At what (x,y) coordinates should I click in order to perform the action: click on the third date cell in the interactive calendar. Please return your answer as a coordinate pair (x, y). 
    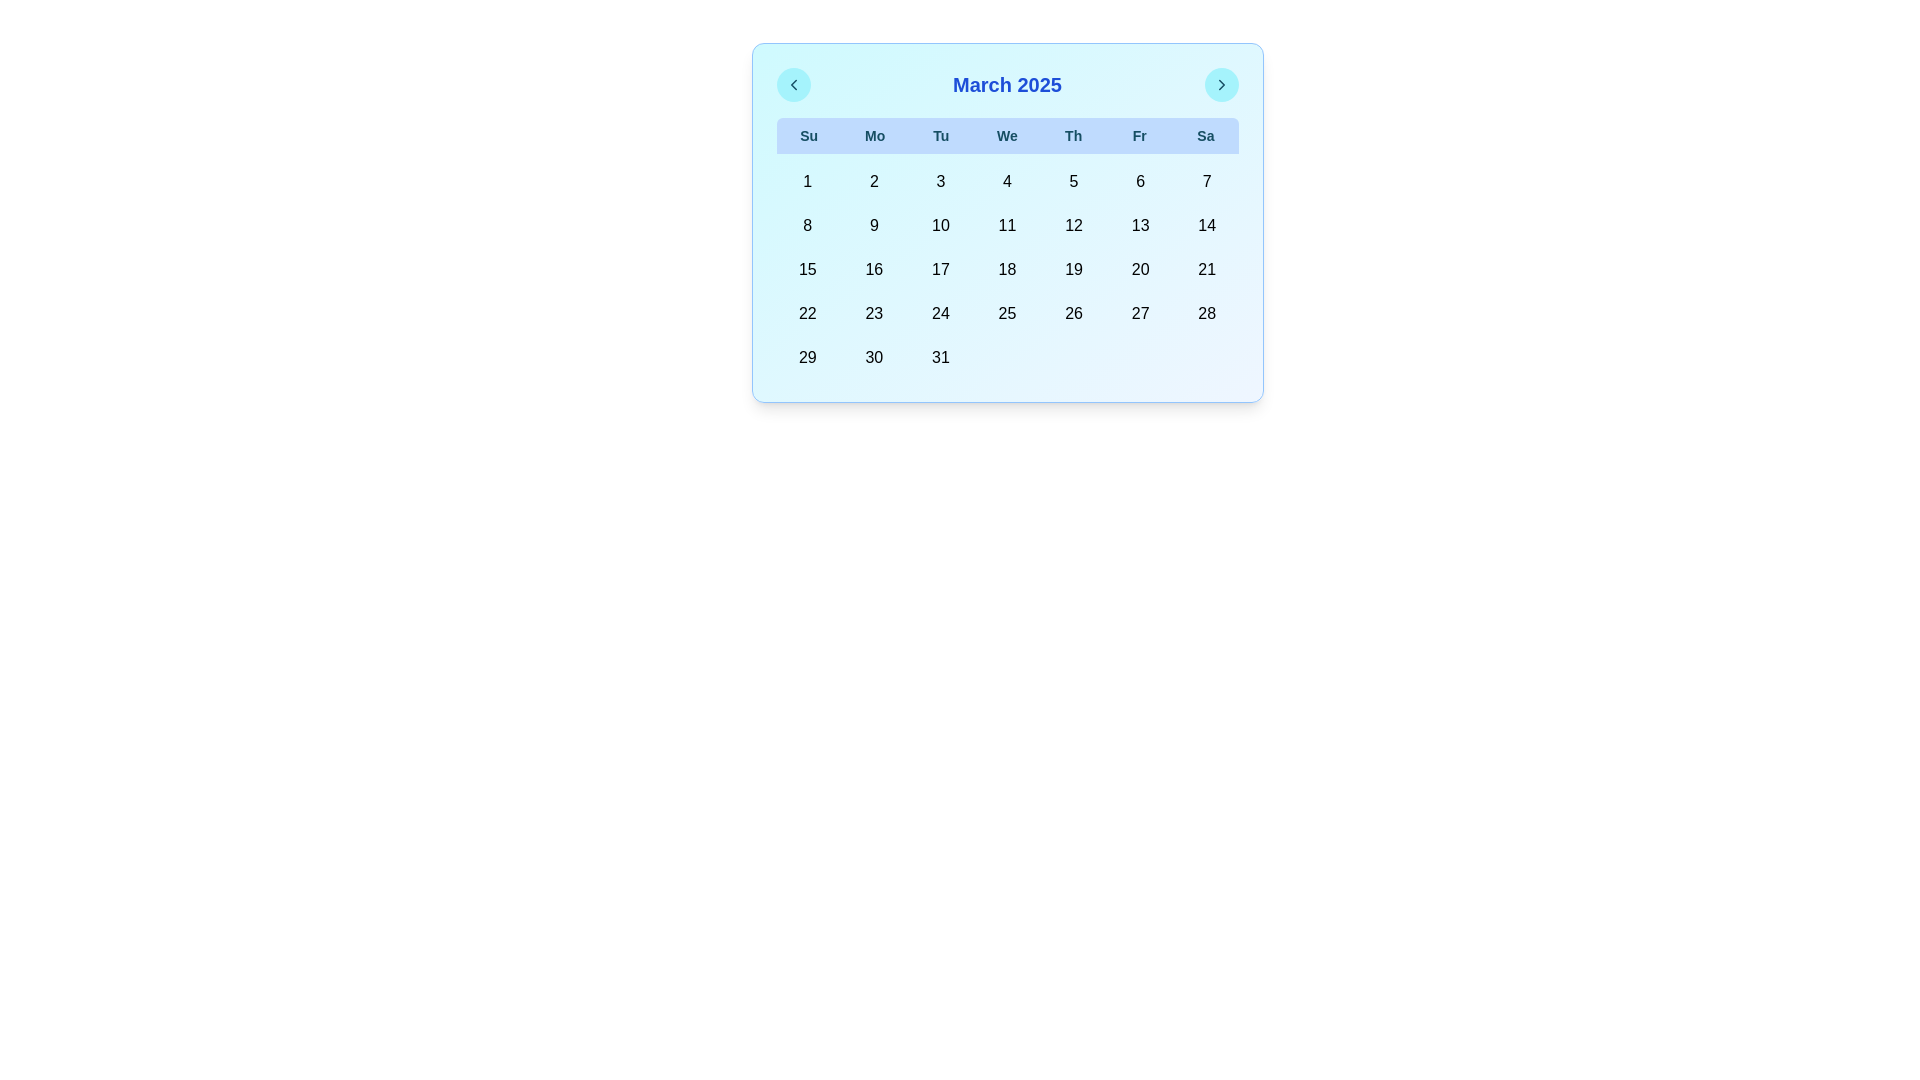
    Looking at the image, I should click on (939, 181).